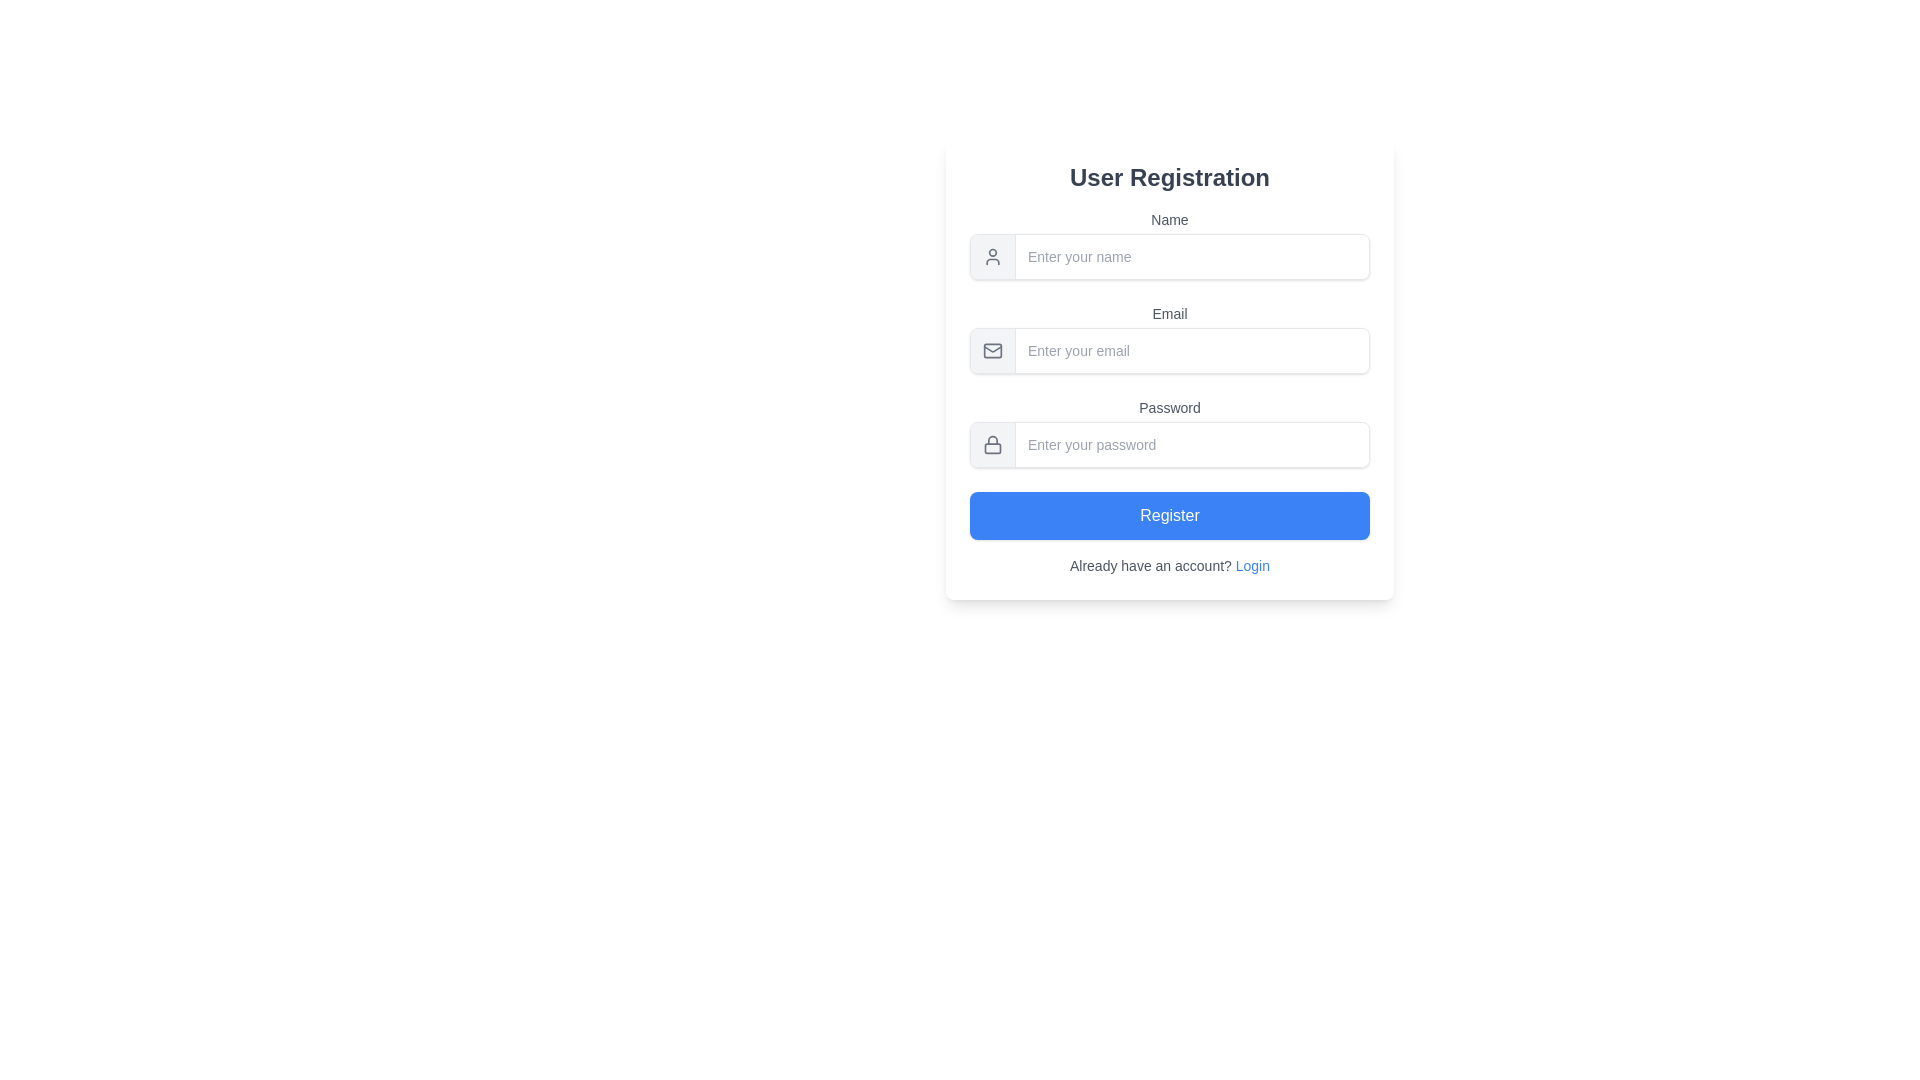  What do you see at coordinates (993, 256) in the screenshot?
I see `the decorative icon located on the left side of the 'Name' input field in the 'User Registration' form, which serves as a visual cue for the input field` at bounding box center [993, 256].